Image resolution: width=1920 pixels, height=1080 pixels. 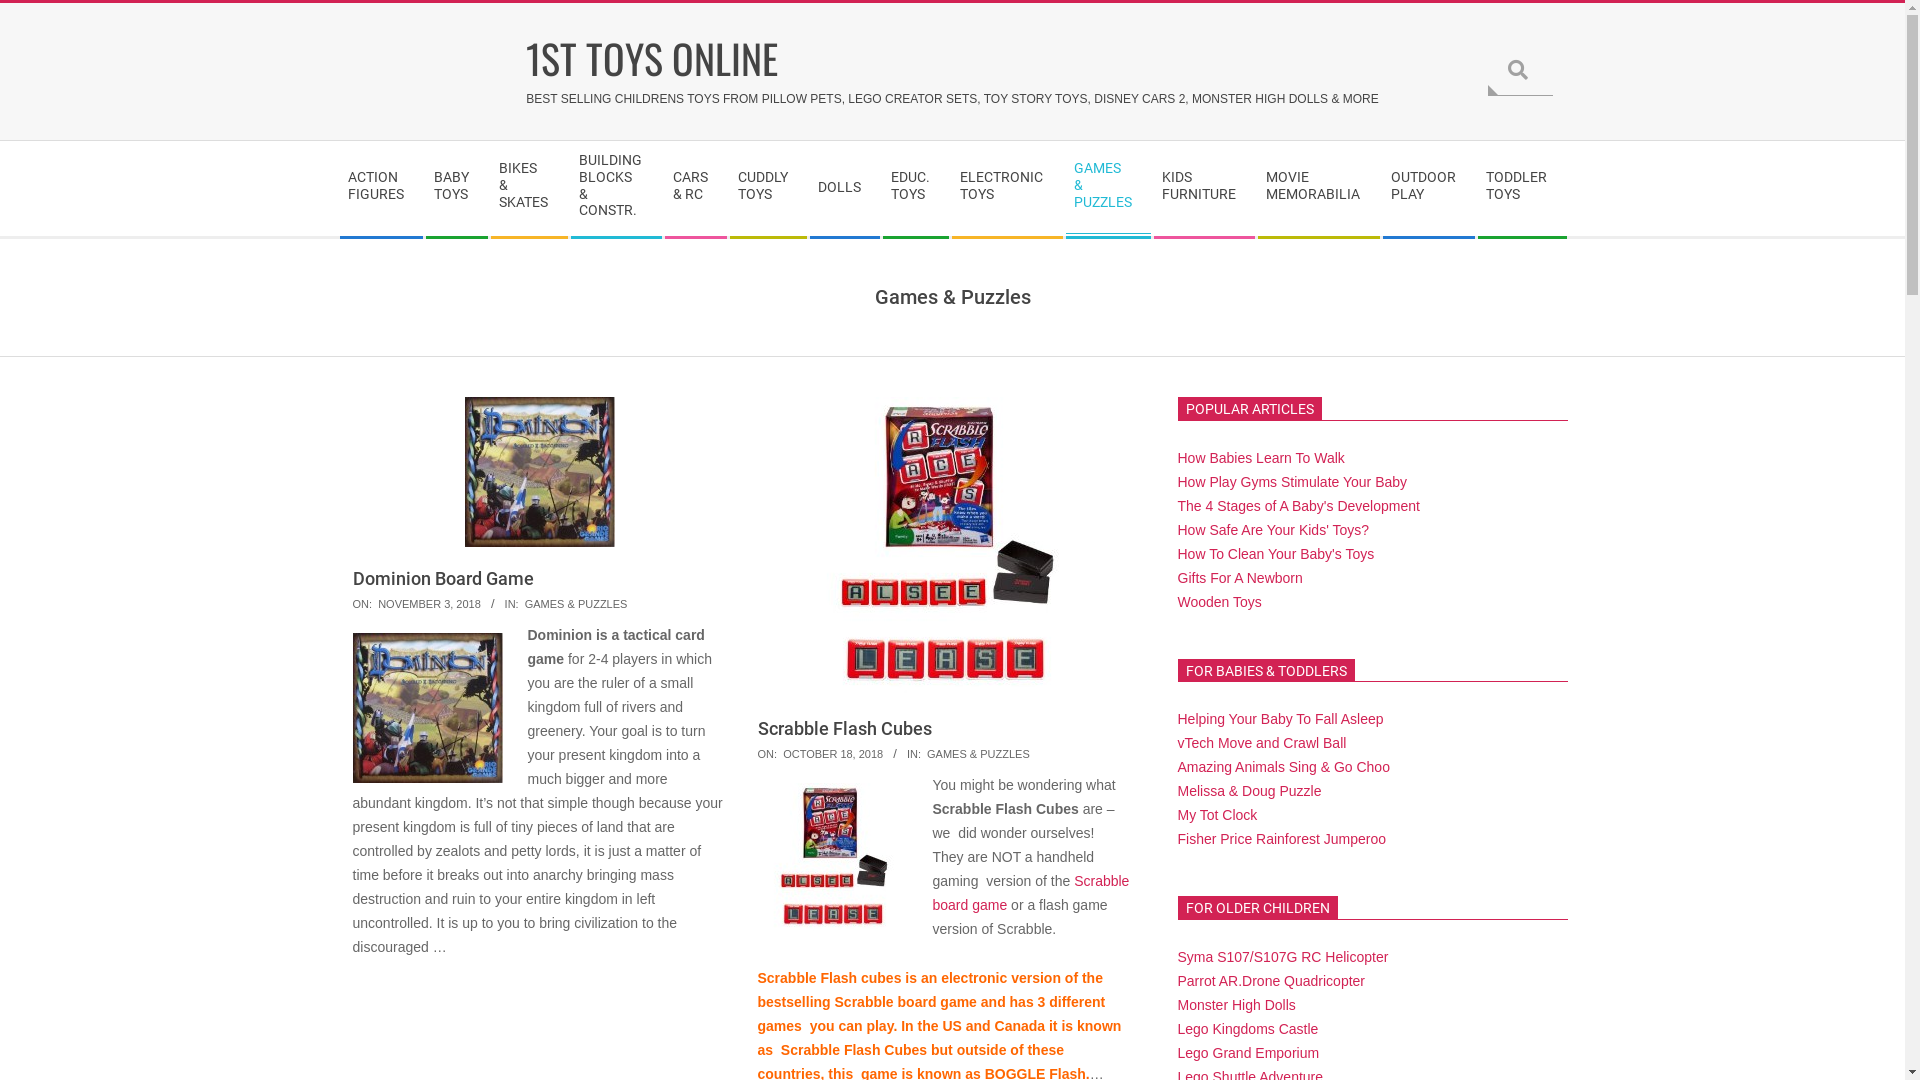 What do you see at coordinates (1006, 189) in the screenshot?
I see `'ELECTRONIC TOYS'` at bounding box center [1006, 189].